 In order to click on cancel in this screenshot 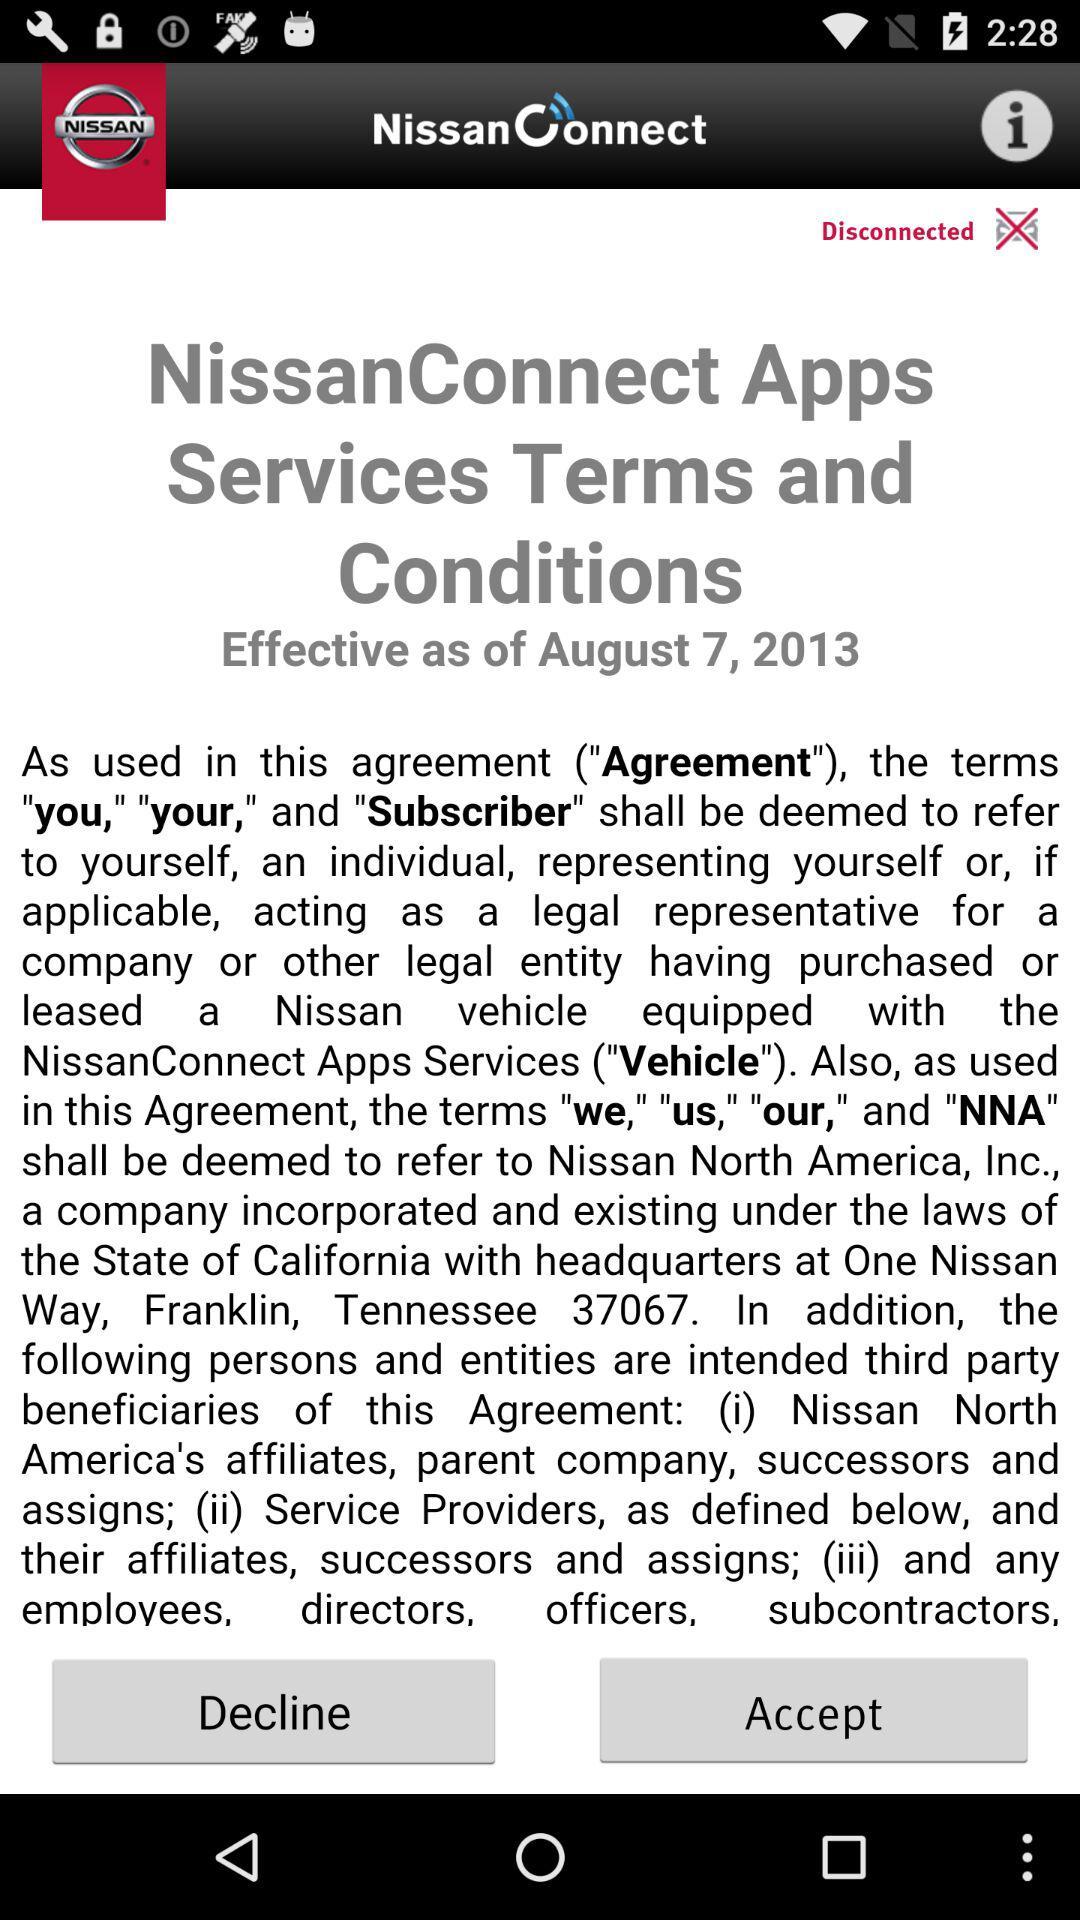, I will do `click(1036, 228)`.